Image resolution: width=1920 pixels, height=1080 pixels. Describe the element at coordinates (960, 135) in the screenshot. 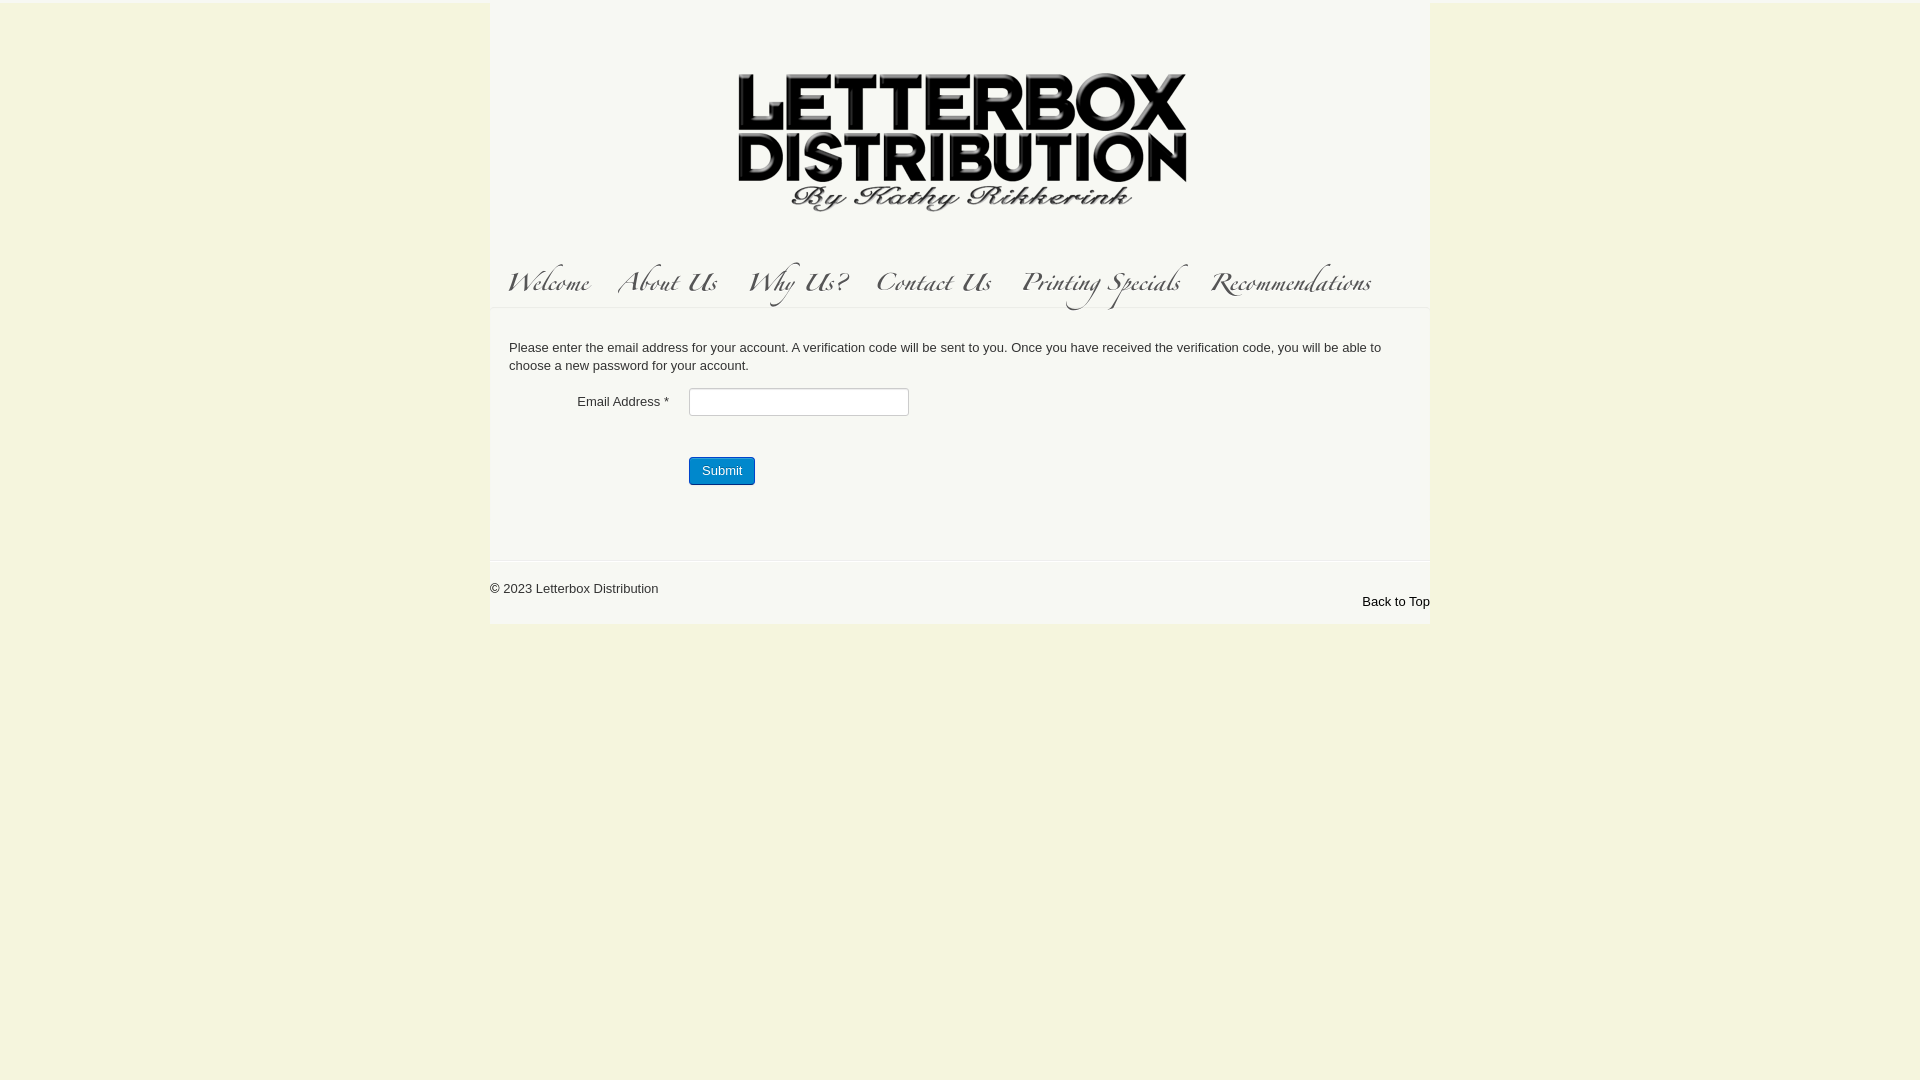

I see `'Logo'` at that location.